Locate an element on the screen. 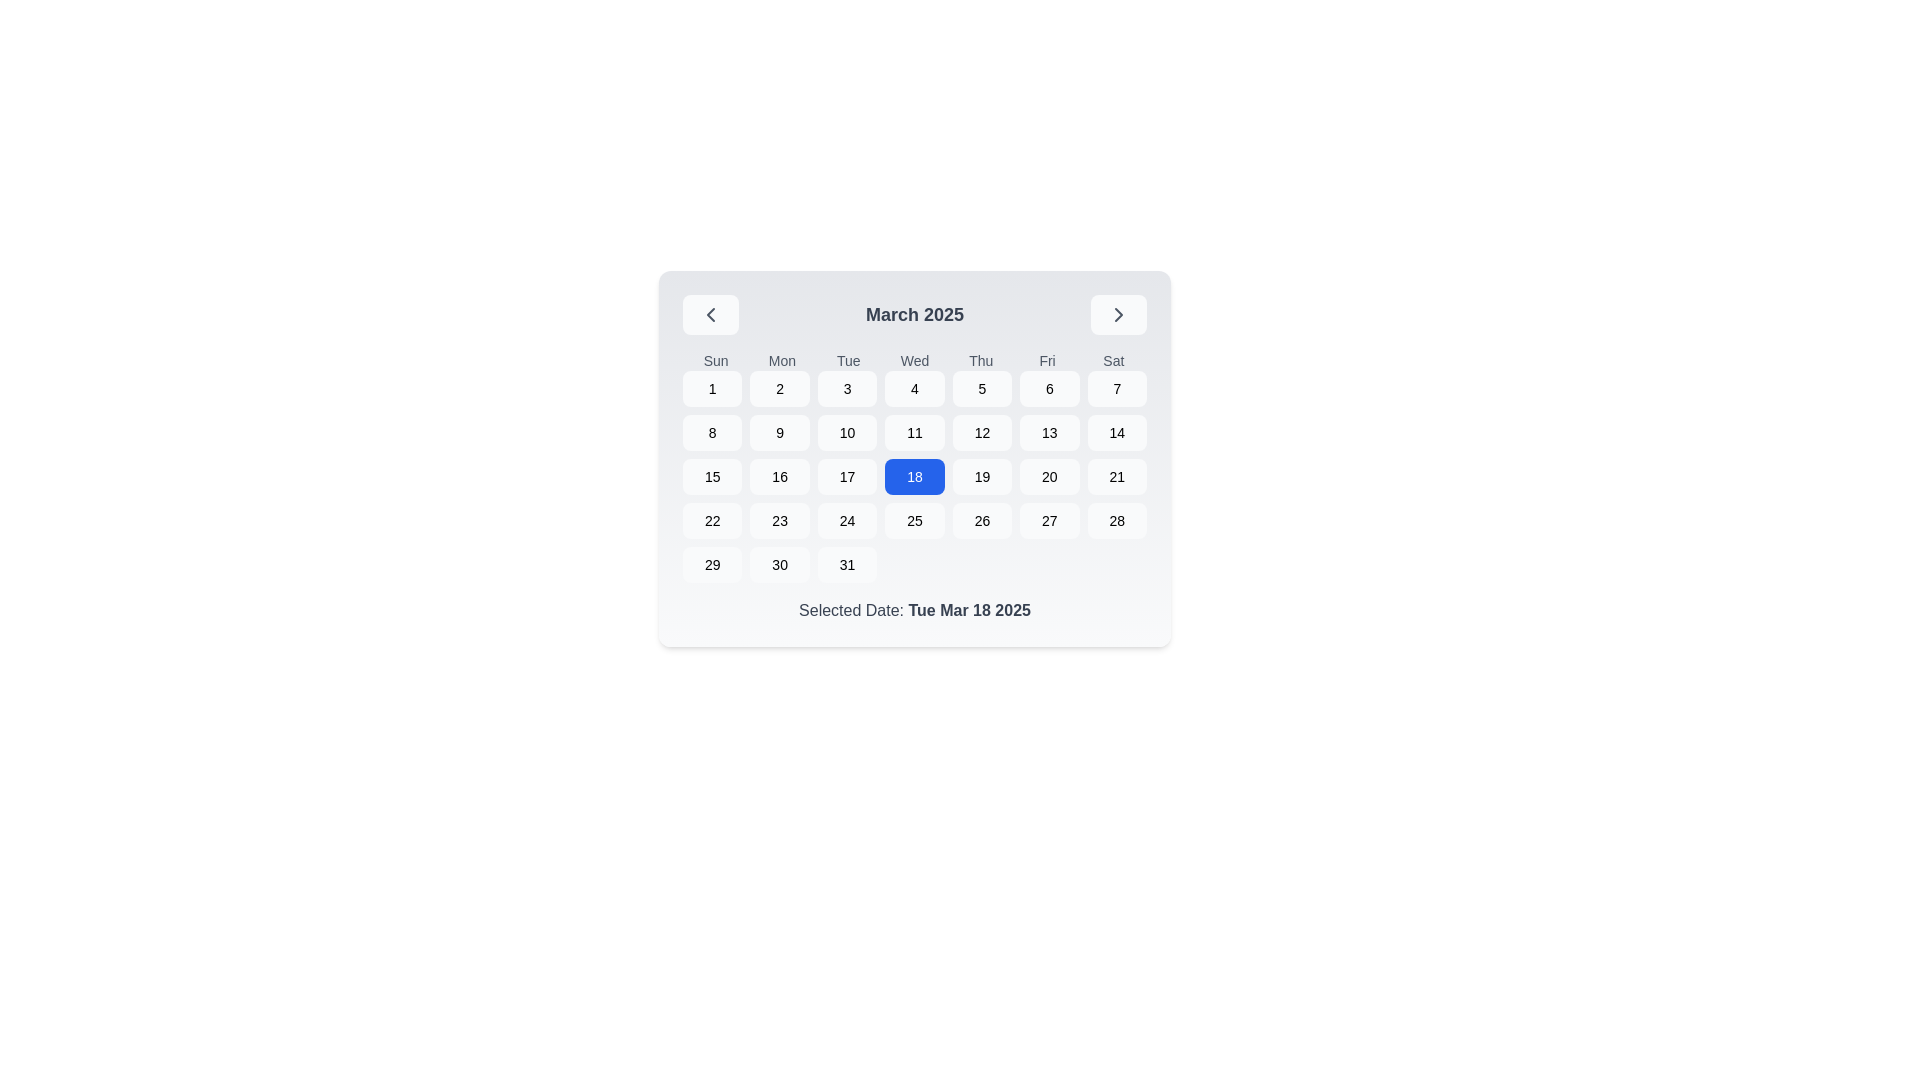 This screenshot has width=1920, height=1080. the calendar date button representing the 20th day of the month is located at coordinates (1048, 477).